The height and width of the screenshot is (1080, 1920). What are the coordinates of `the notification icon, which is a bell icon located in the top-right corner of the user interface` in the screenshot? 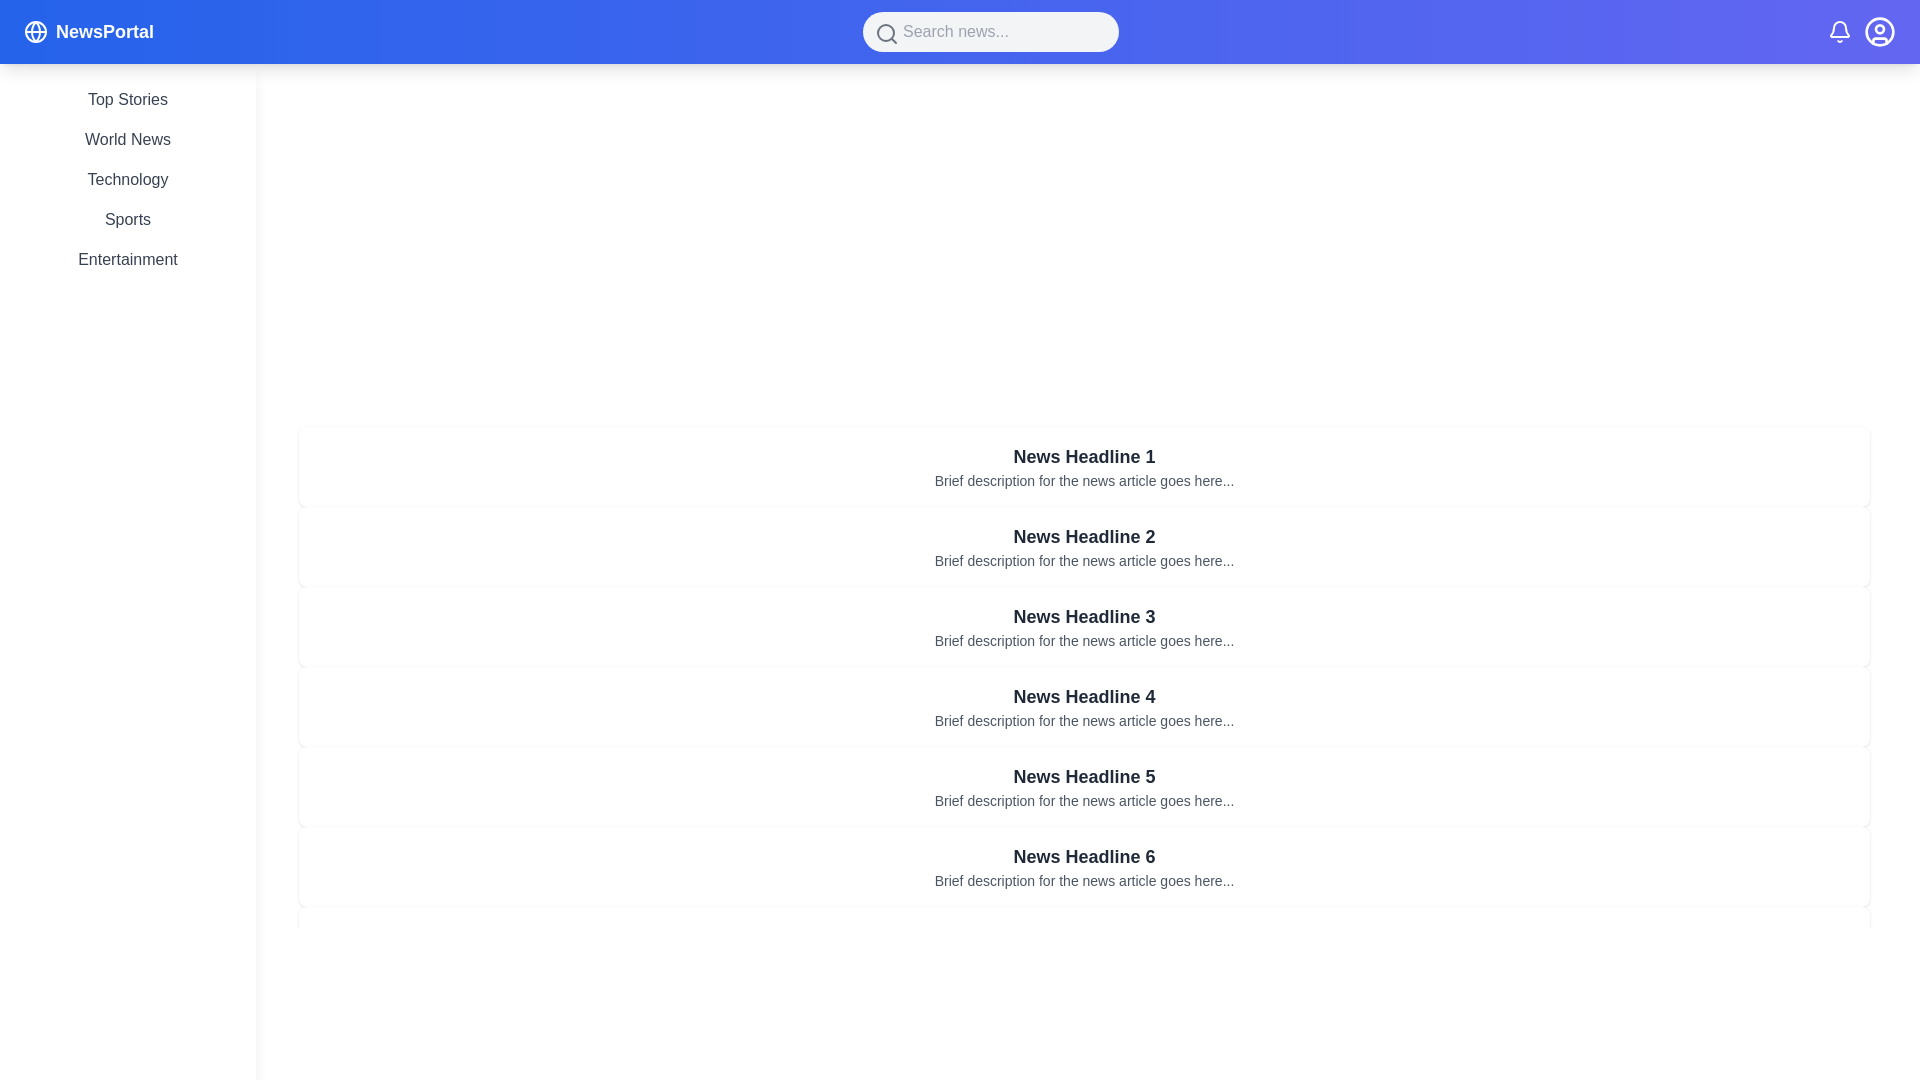 It's located at (1839, 31).